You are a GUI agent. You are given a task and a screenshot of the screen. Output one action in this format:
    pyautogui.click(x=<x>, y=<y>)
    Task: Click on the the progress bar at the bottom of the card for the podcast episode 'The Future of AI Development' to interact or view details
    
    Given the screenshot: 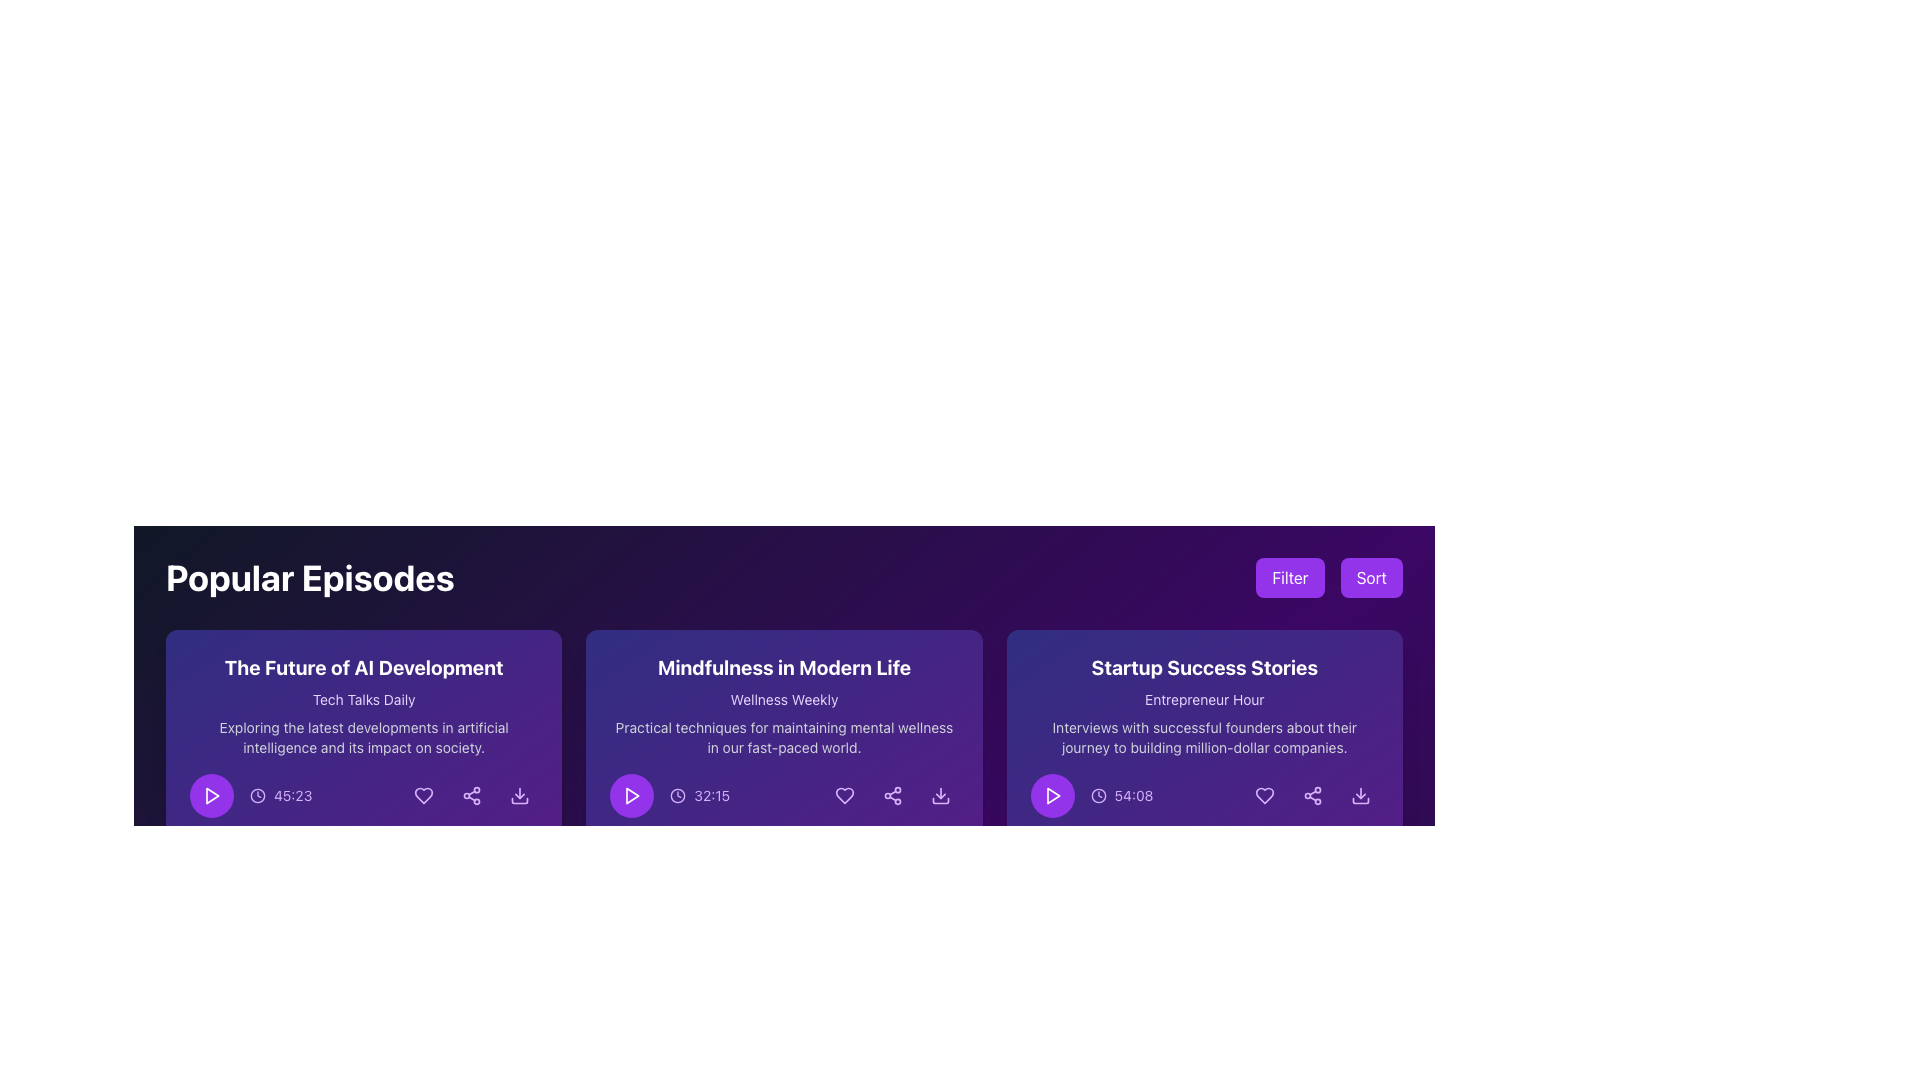 What is the action you would take?
    pyautogui.click(x=364, y=837)
    